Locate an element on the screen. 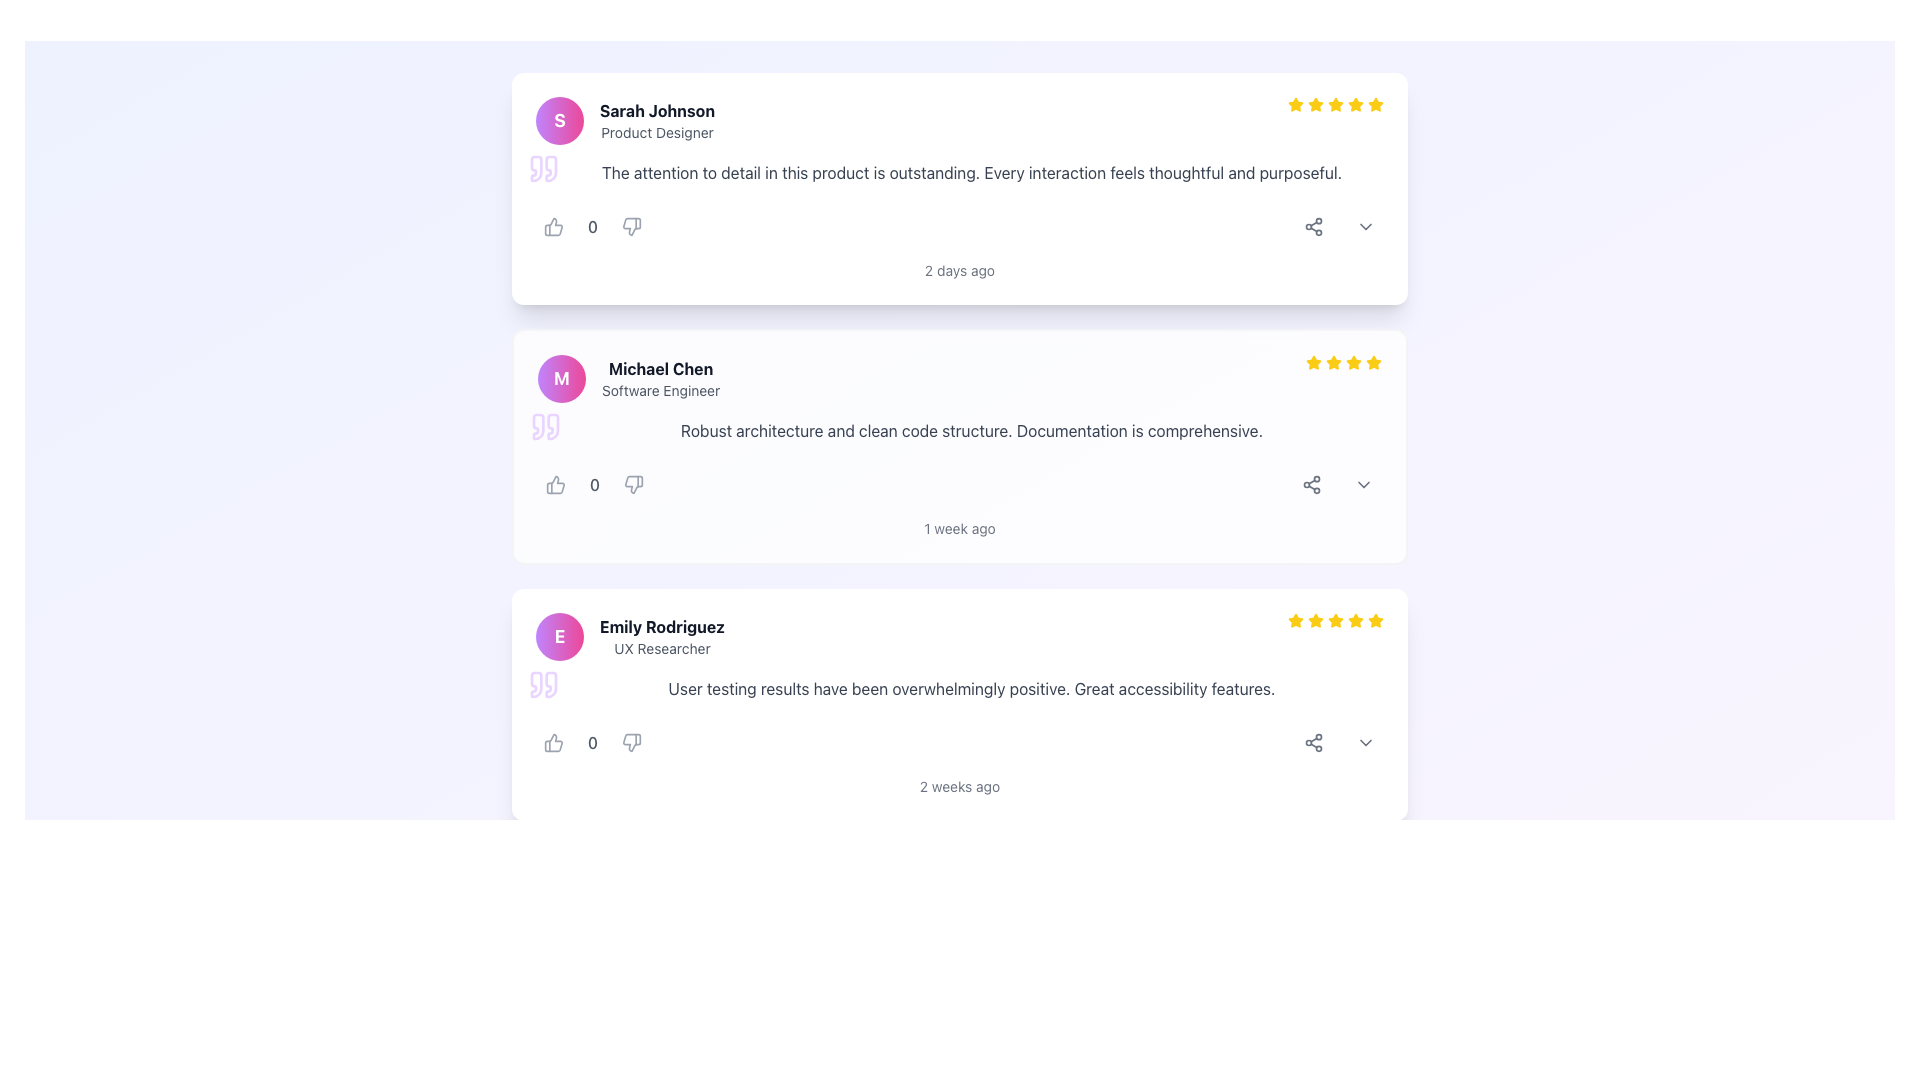 This screenshot has width=1920, height=1080. the text label displaying '2 weeks ago' in light gray font, located at the bottom of the card for 'Emily Rodriguez' is located at coordinates (960, 785).